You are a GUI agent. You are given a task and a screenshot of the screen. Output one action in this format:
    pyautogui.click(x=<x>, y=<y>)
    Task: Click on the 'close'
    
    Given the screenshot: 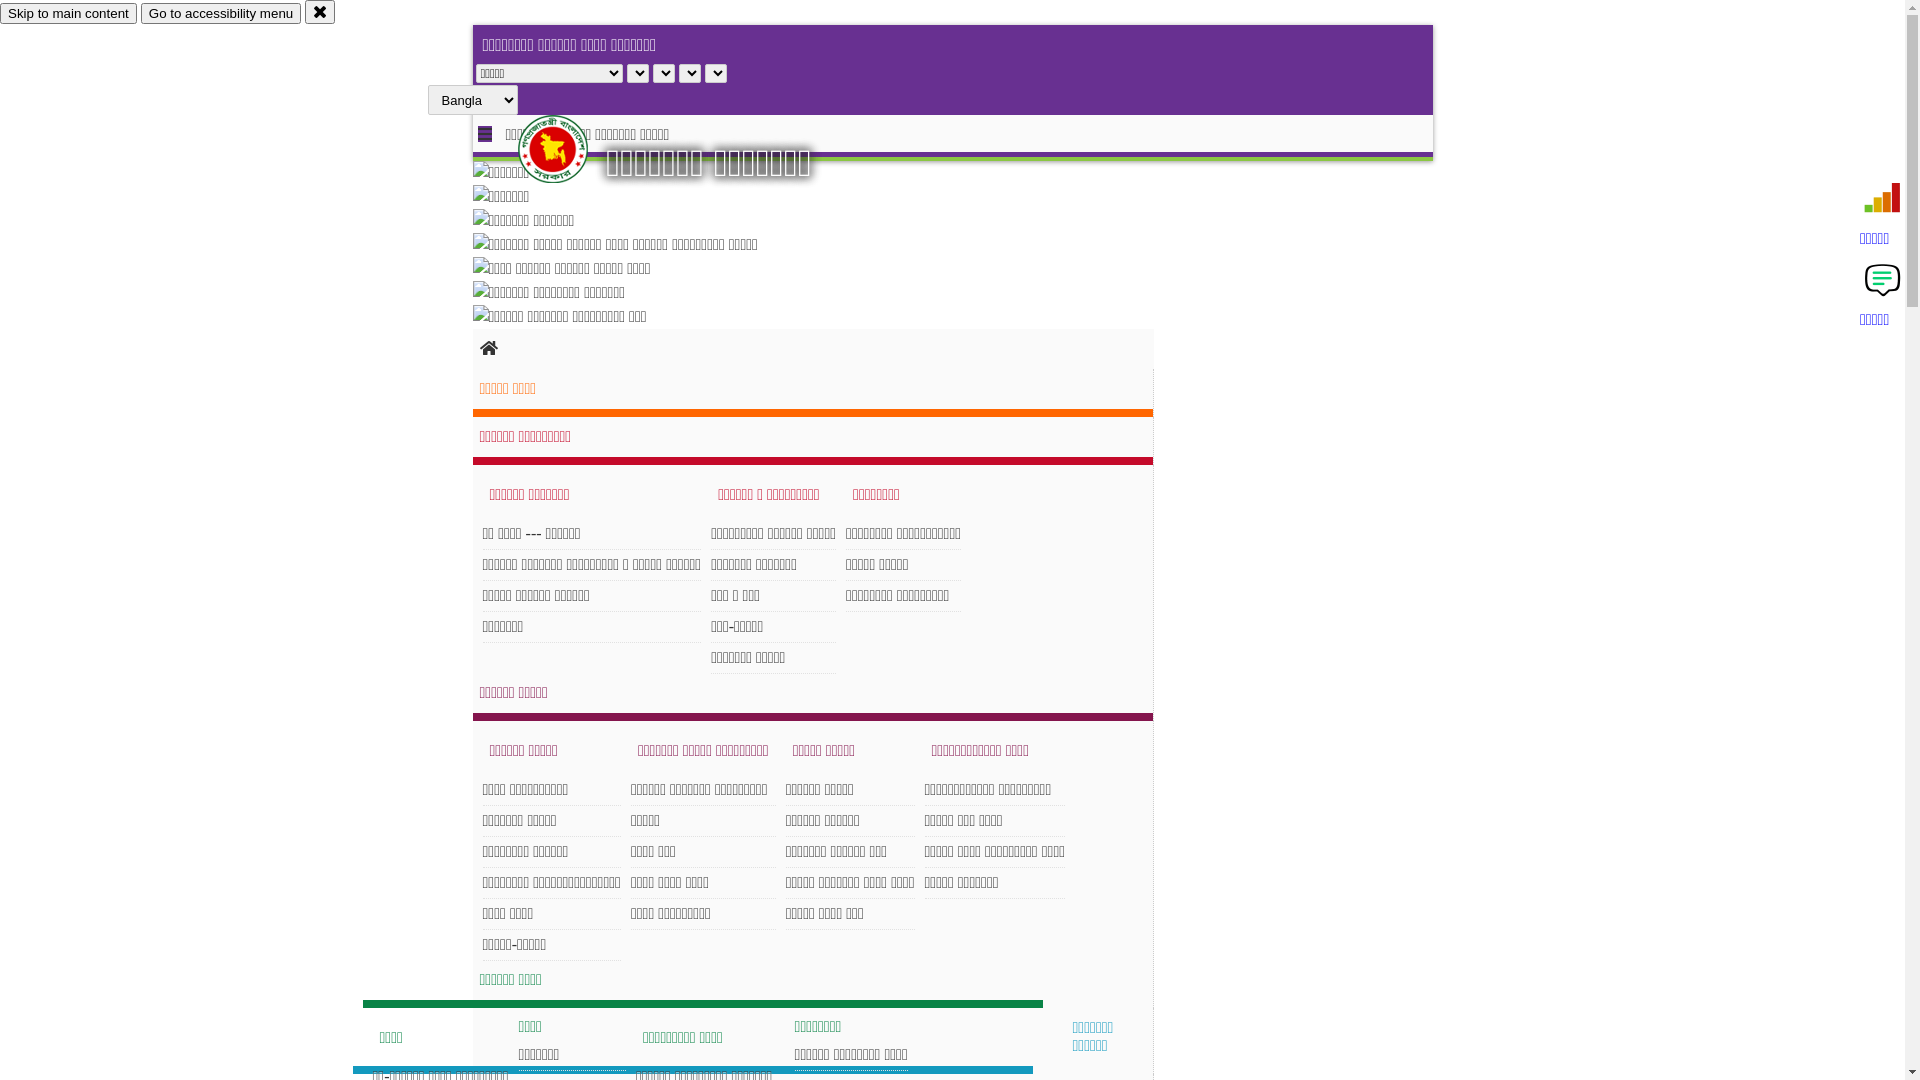 What is the action you would take?
    pyautogui.click(x=320, y=11)
    